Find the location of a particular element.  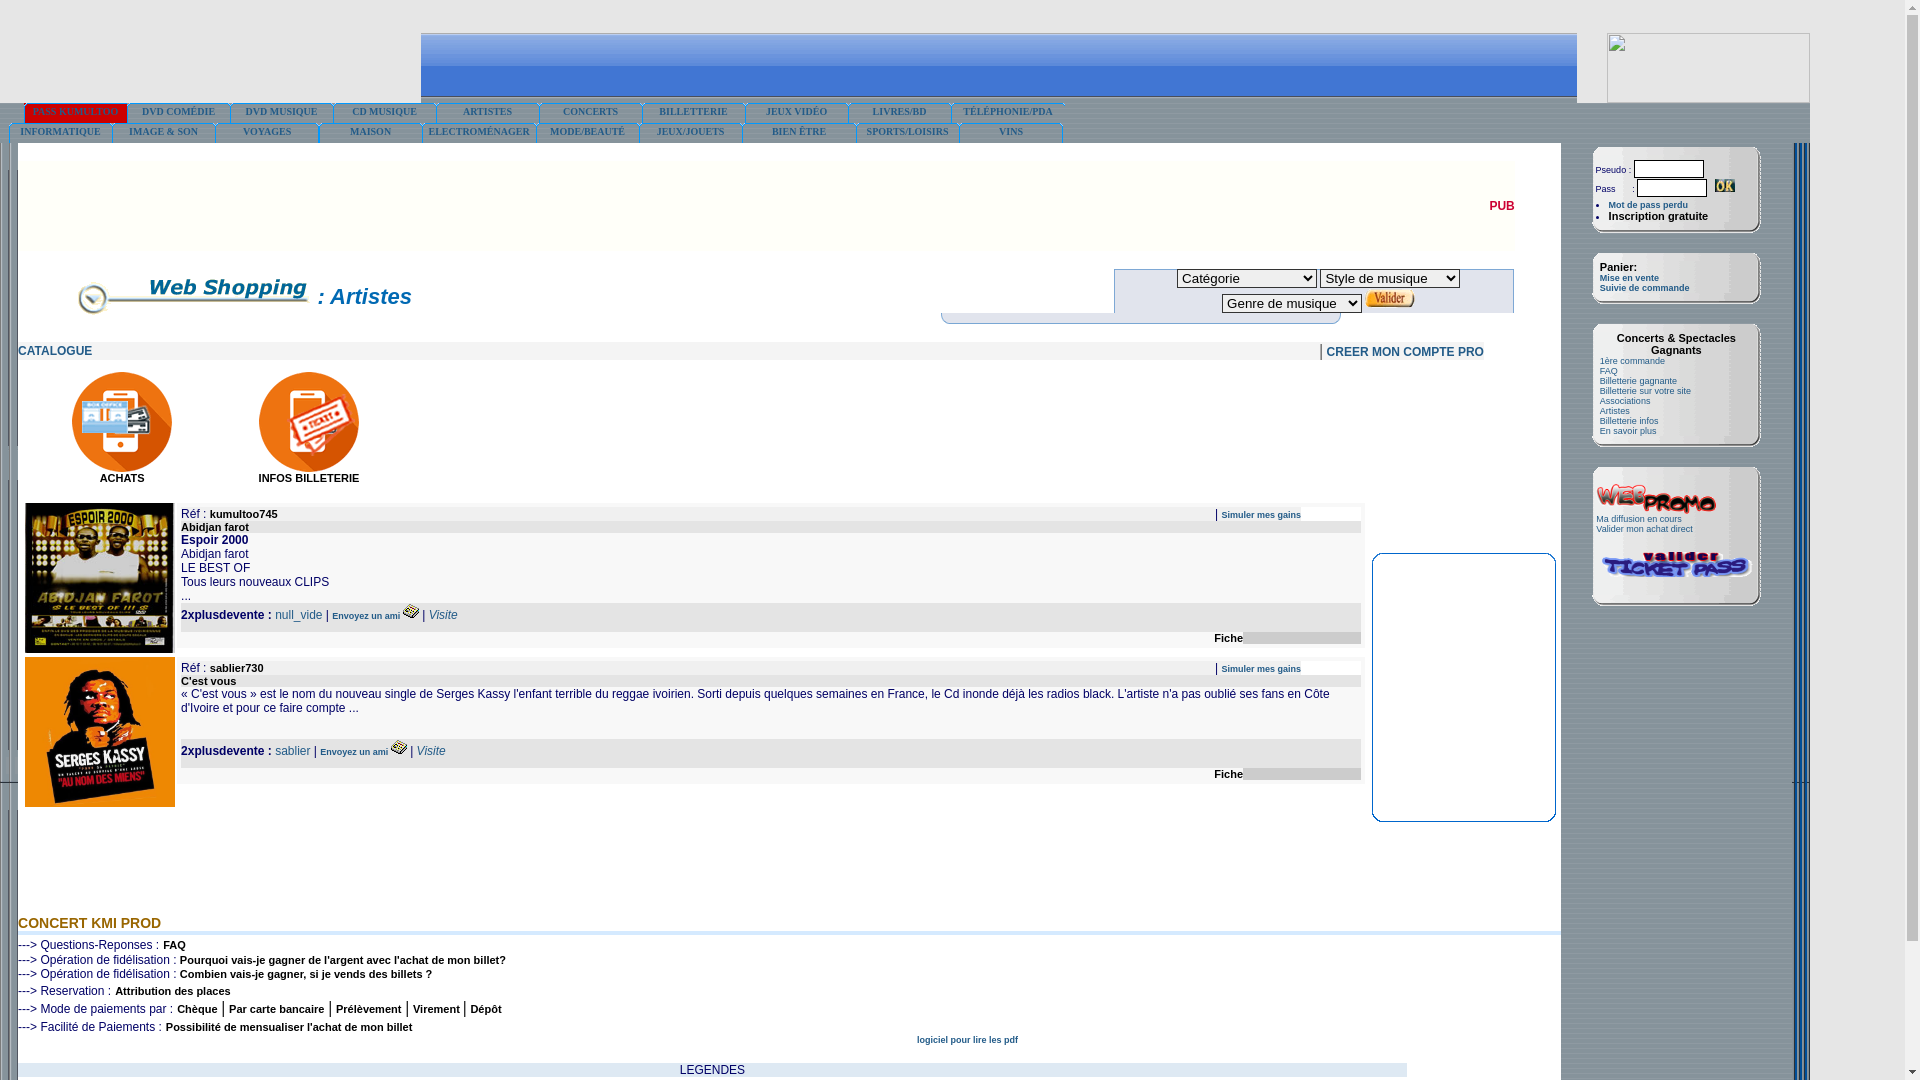

'logiciel pour lire les pdf' is located at coordinates (967, 1039).